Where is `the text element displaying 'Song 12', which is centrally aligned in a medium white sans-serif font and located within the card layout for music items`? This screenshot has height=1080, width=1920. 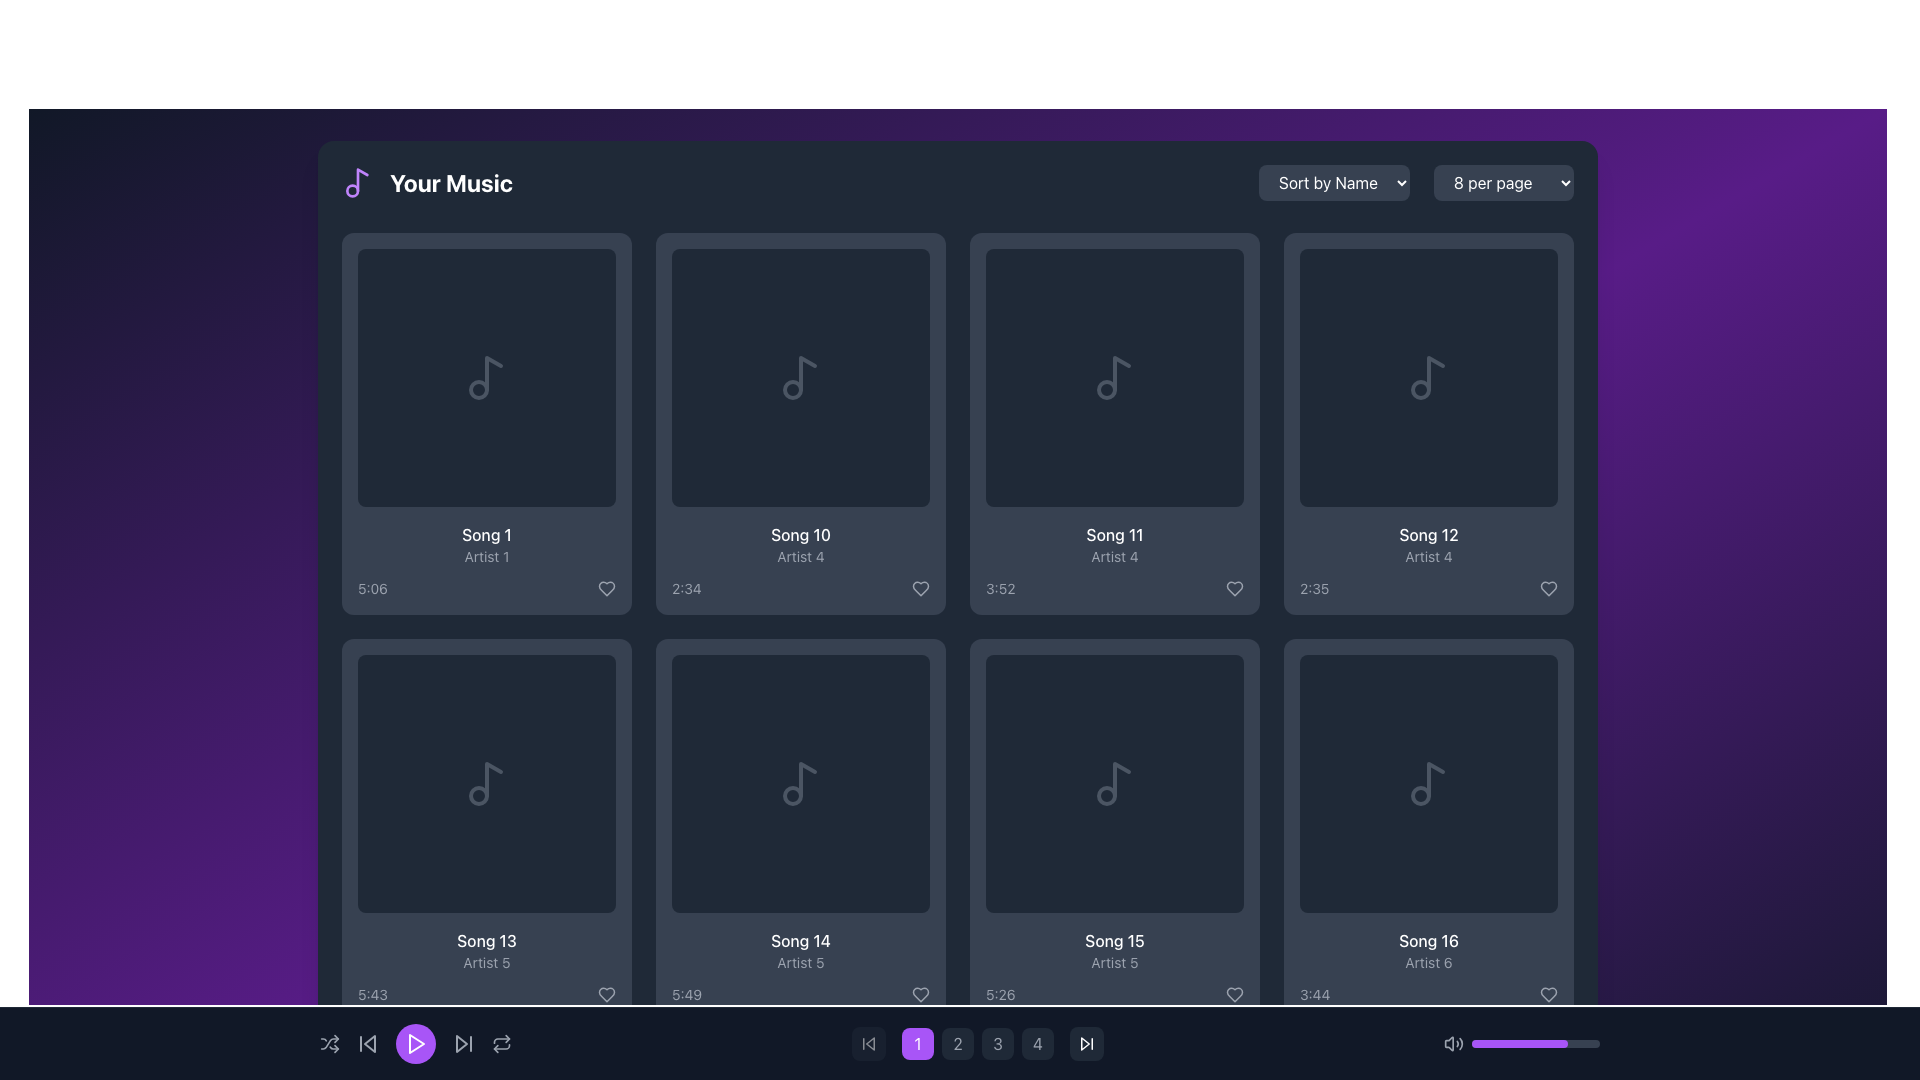
the text element displaying 'Song 12', which is centrally aligned in a medium white sans-serif font and located within the card layout for music items is located at coordinates (1428, 534).